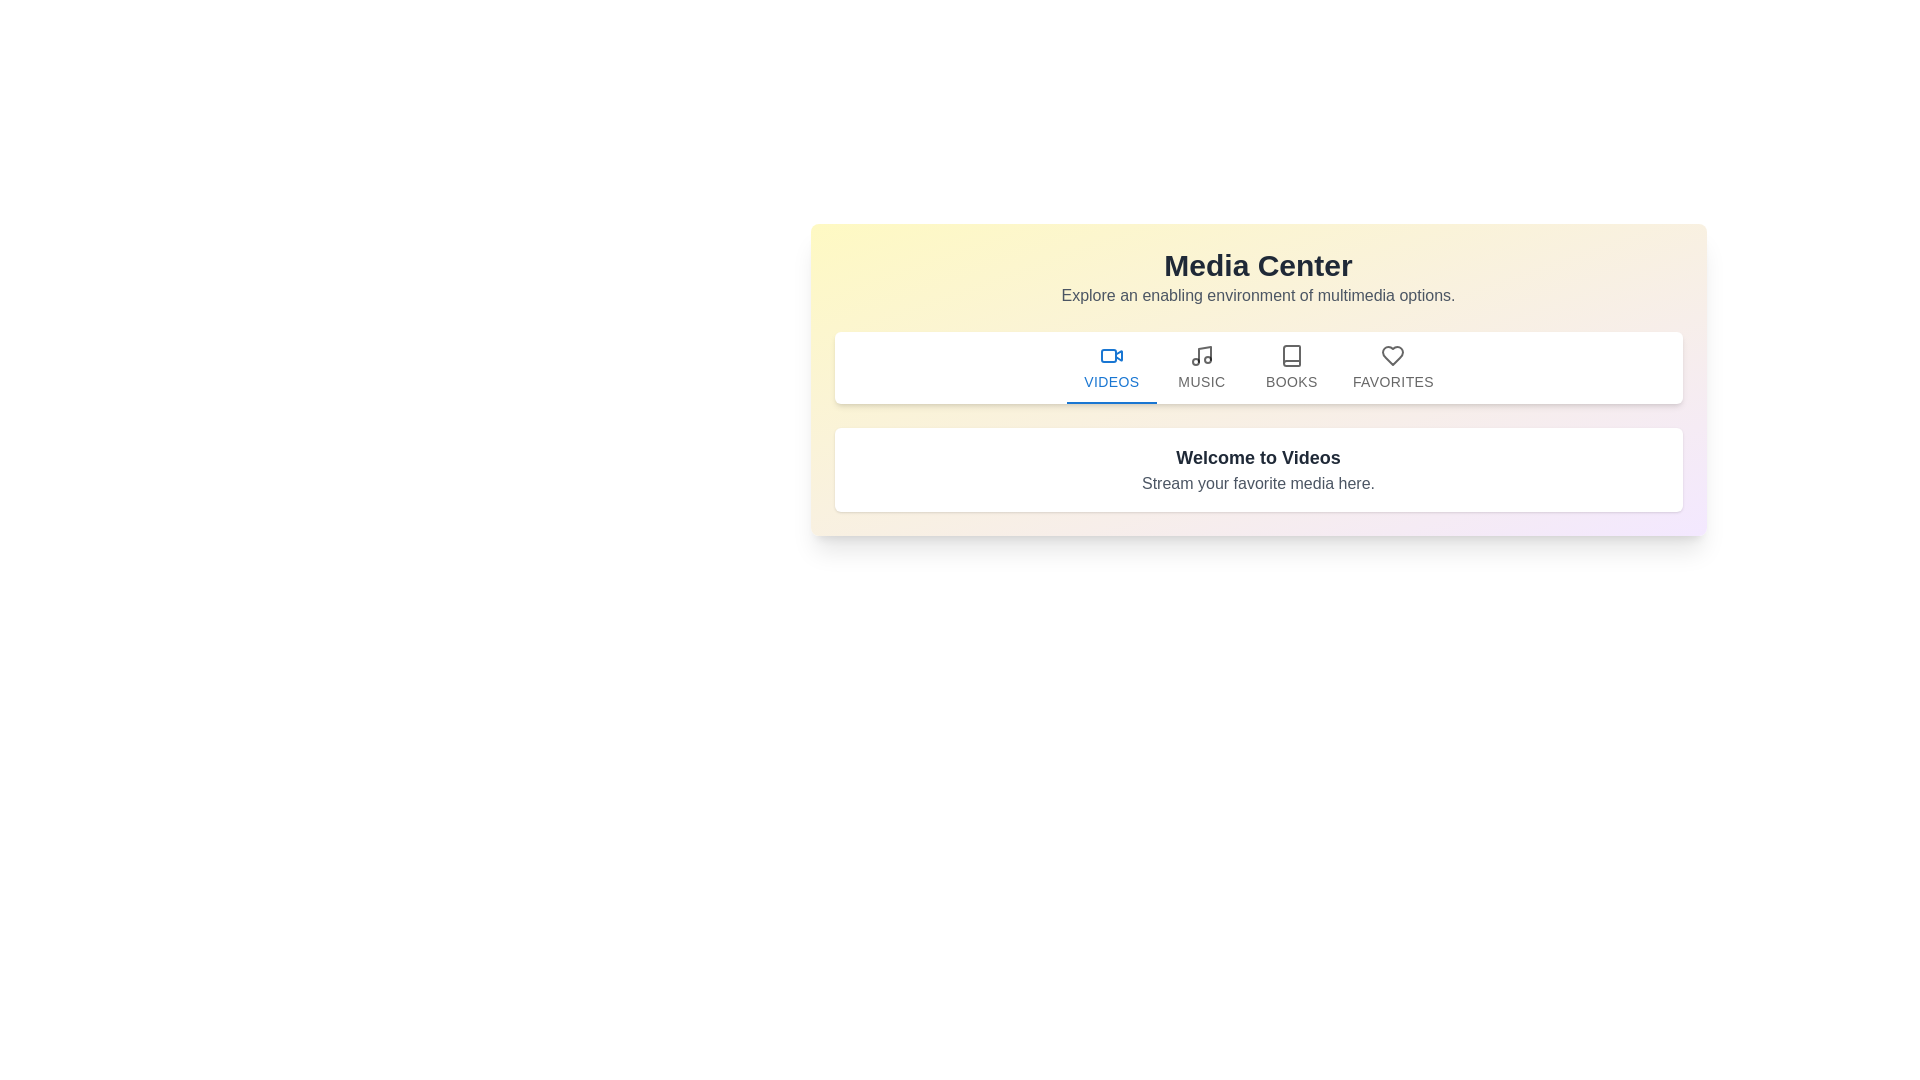  What do you see at coordinates (1392, 367) in the screenshot?
I see `the Tab Button for favorites` at bounding box center [1392, 367].